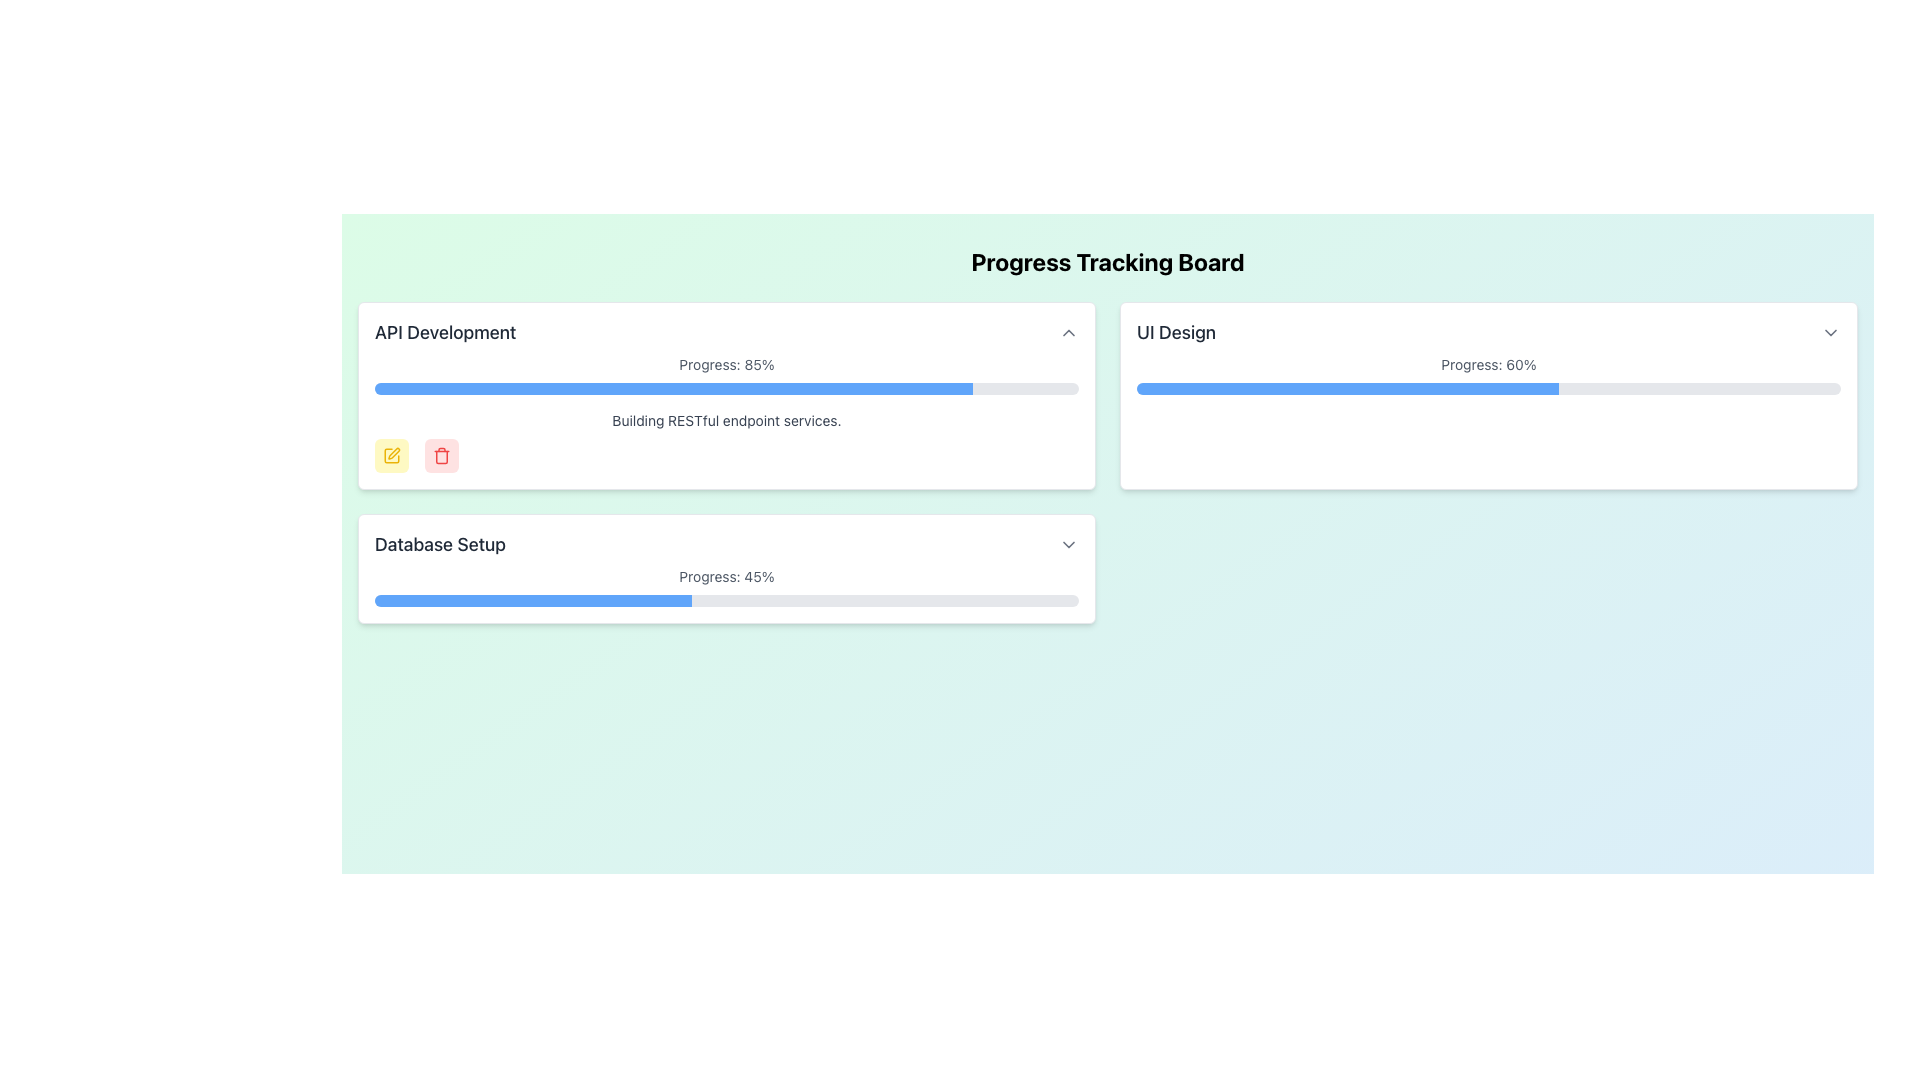 Image resolution: width=1920 pixels, height=1080 pixels. I want to click on the static text displaying 'Database Setup' which is part of the progress tracking board interface, so click(439, 544).